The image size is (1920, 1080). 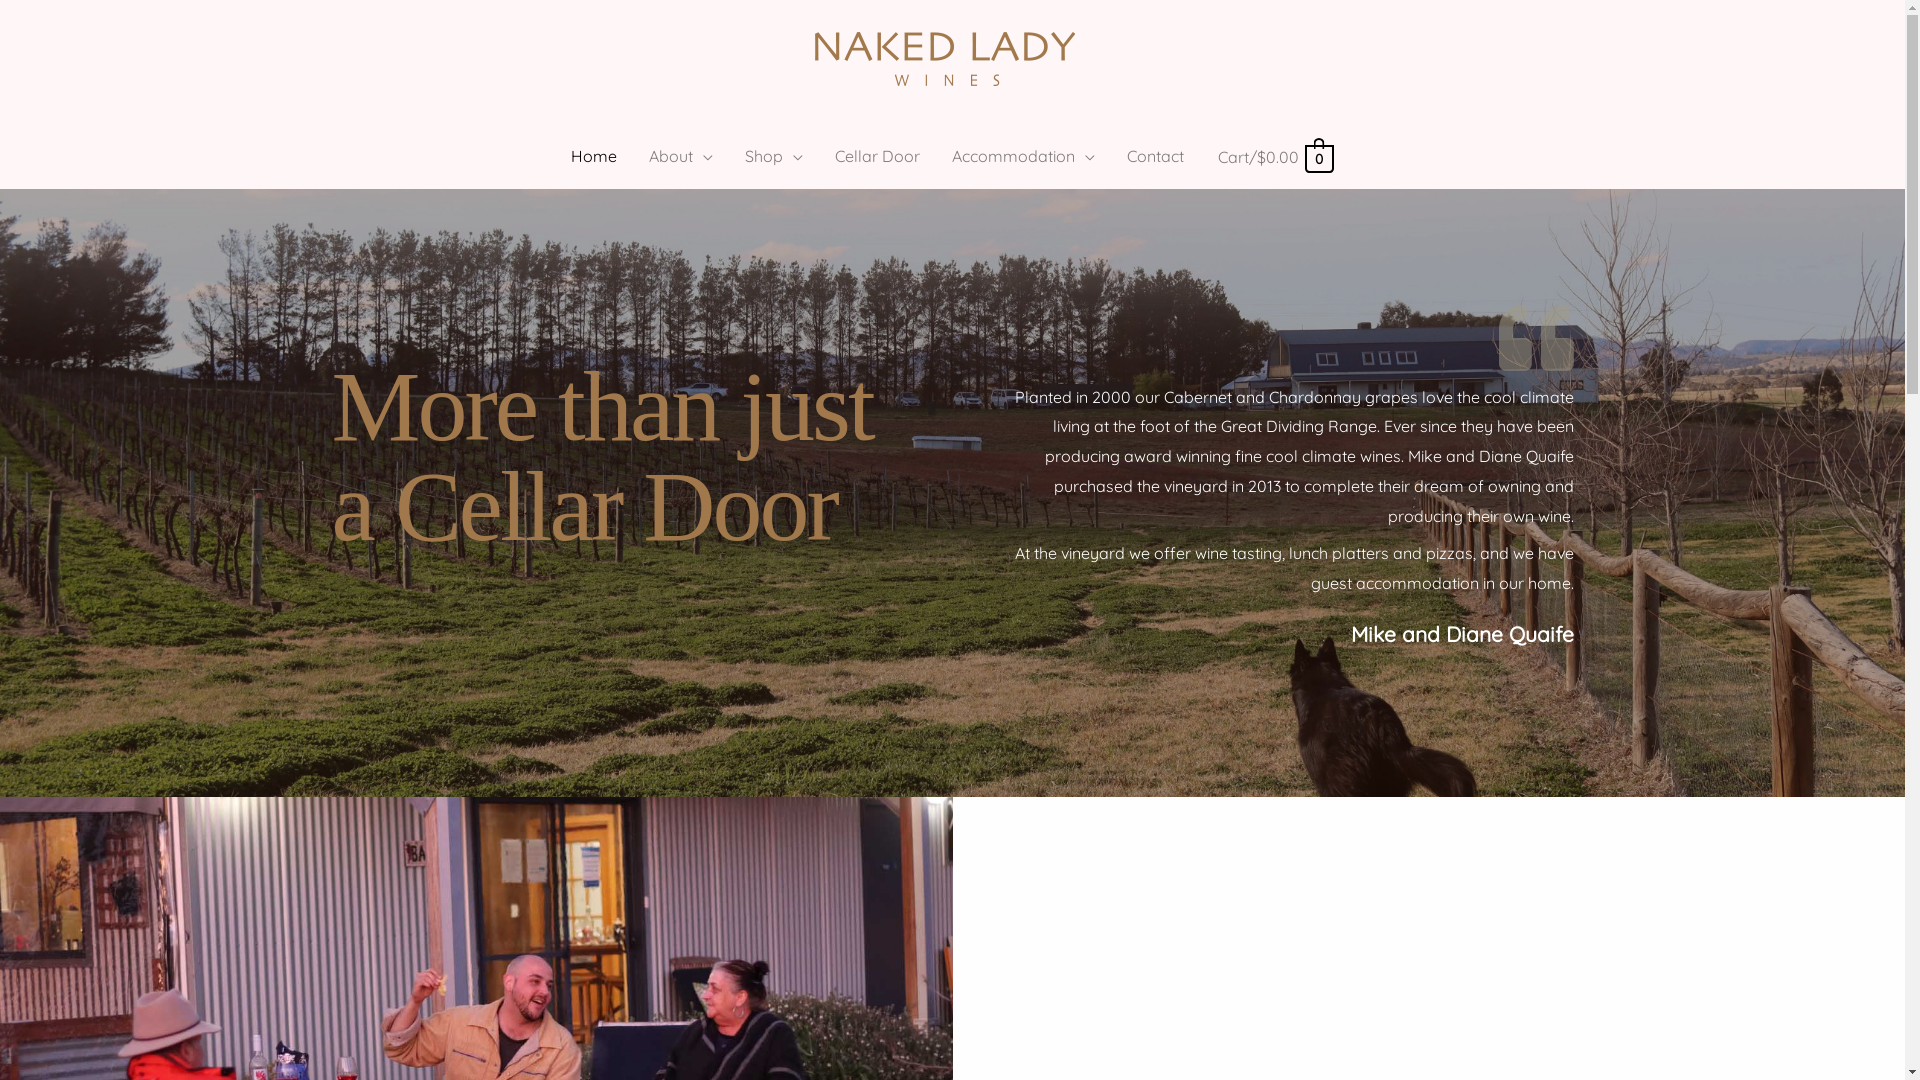 I want to click on 'Home', so click(x=555, y=154).